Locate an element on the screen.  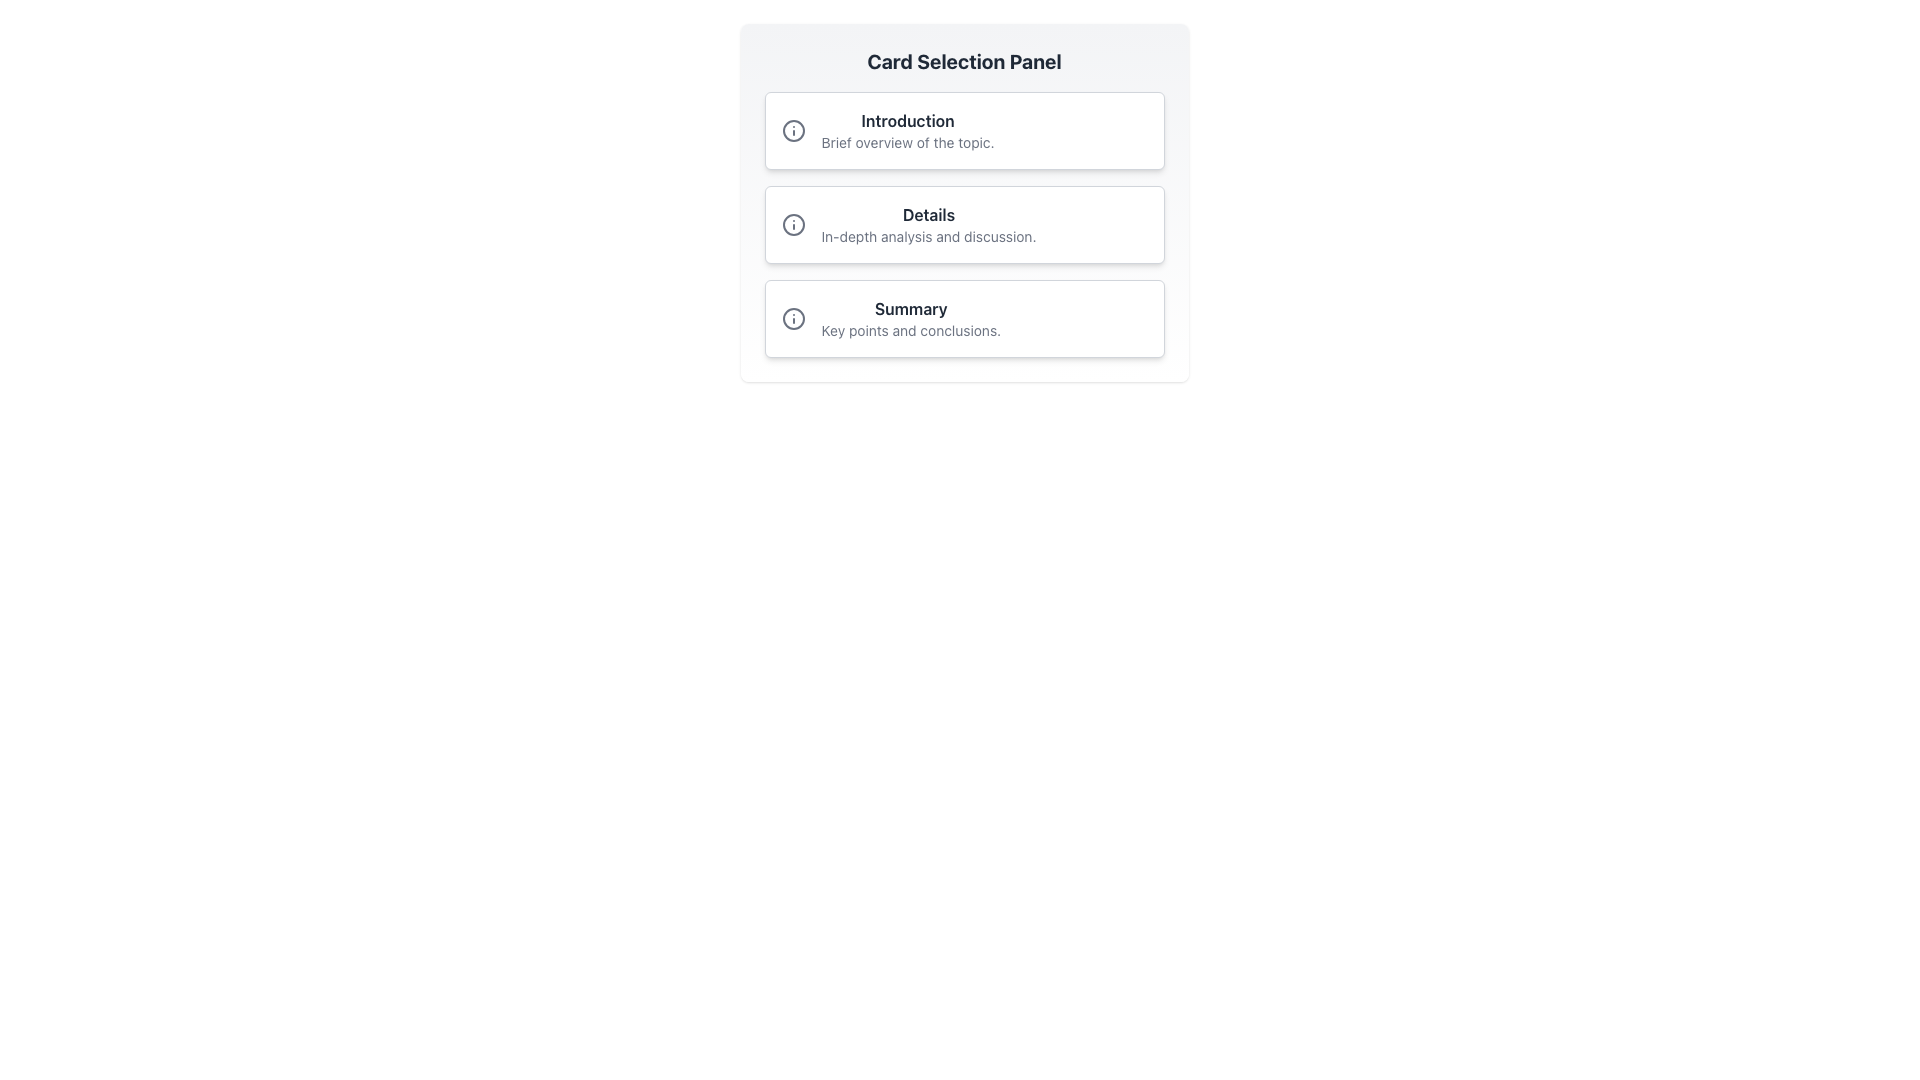
the minimalist styled circle icon located within the 'Introduction' option in the 'Card Selection Panel' is located at coordinates (792, 131).